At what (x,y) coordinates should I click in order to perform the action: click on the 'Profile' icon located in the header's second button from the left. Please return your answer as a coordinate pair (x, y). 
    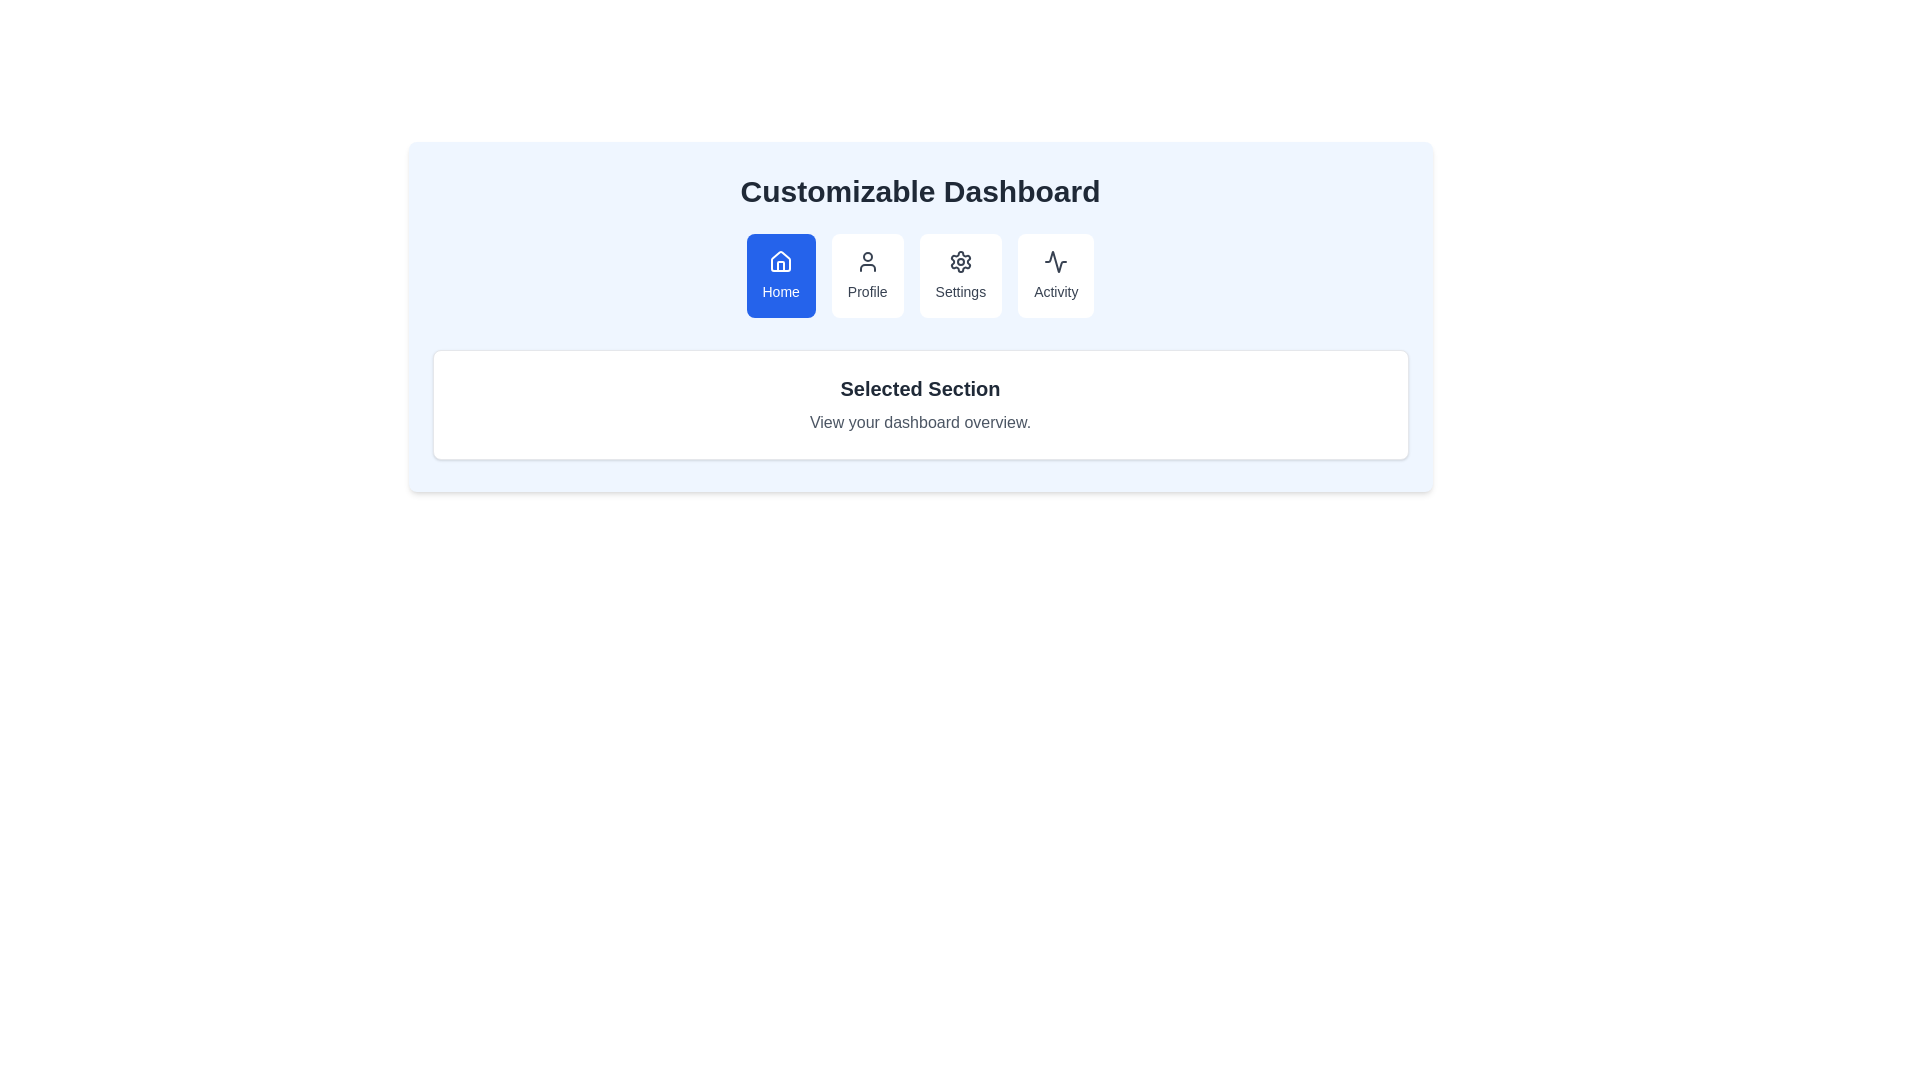
    Looking at the image, I should click on (867, 261).